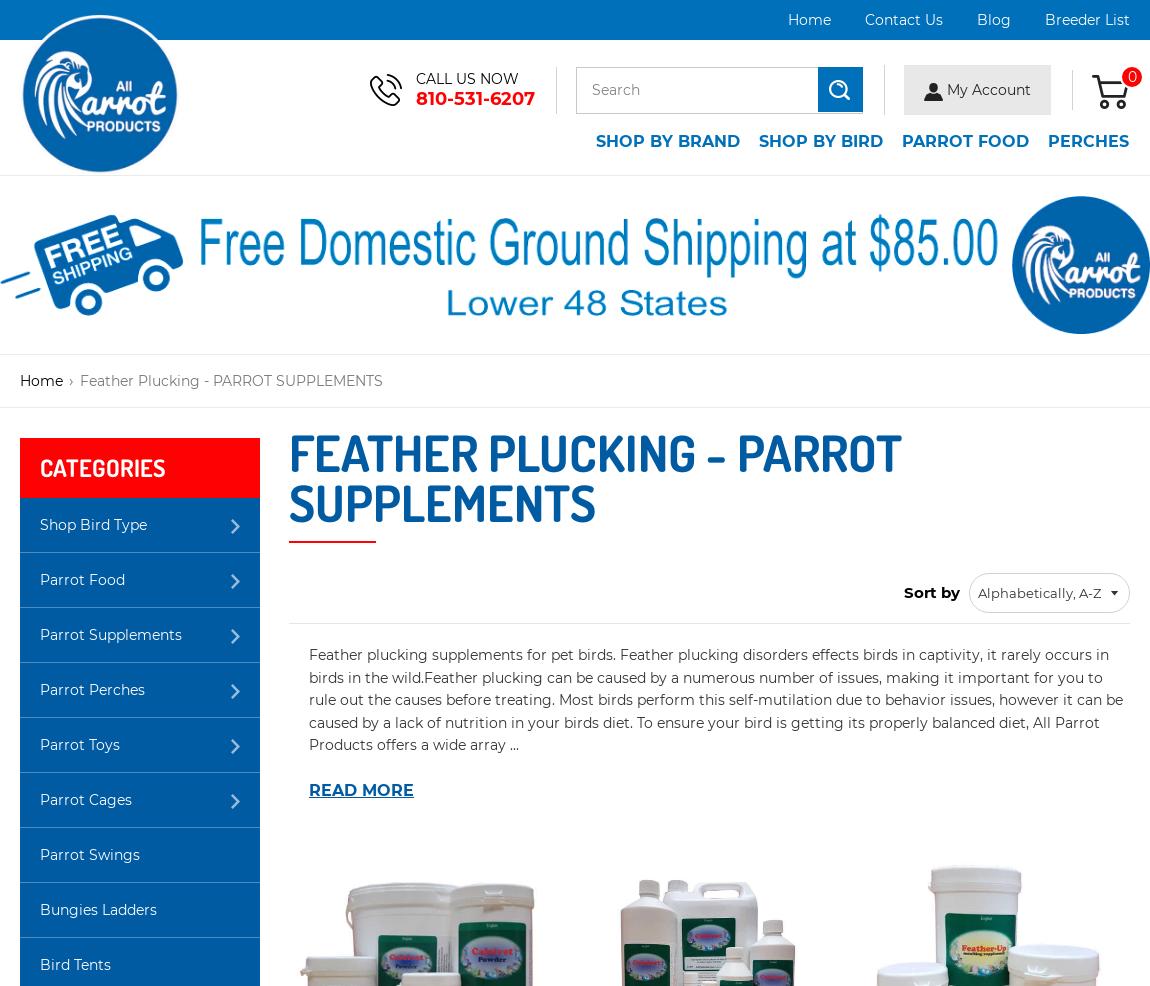 The width and height of the screenshot is (1150, 986). I want to click on 'My Account', so click(987, 90).